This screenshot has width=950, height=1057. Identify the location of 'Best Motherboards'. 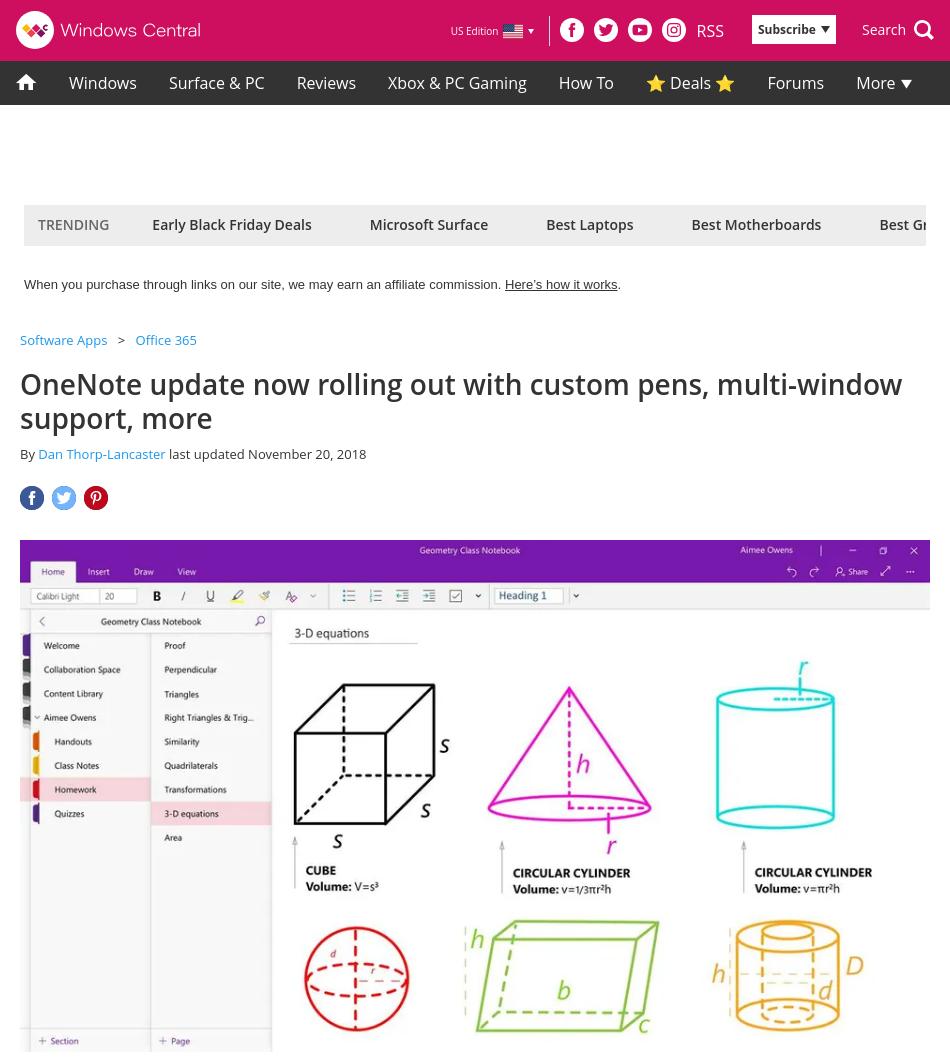
(691, 224).